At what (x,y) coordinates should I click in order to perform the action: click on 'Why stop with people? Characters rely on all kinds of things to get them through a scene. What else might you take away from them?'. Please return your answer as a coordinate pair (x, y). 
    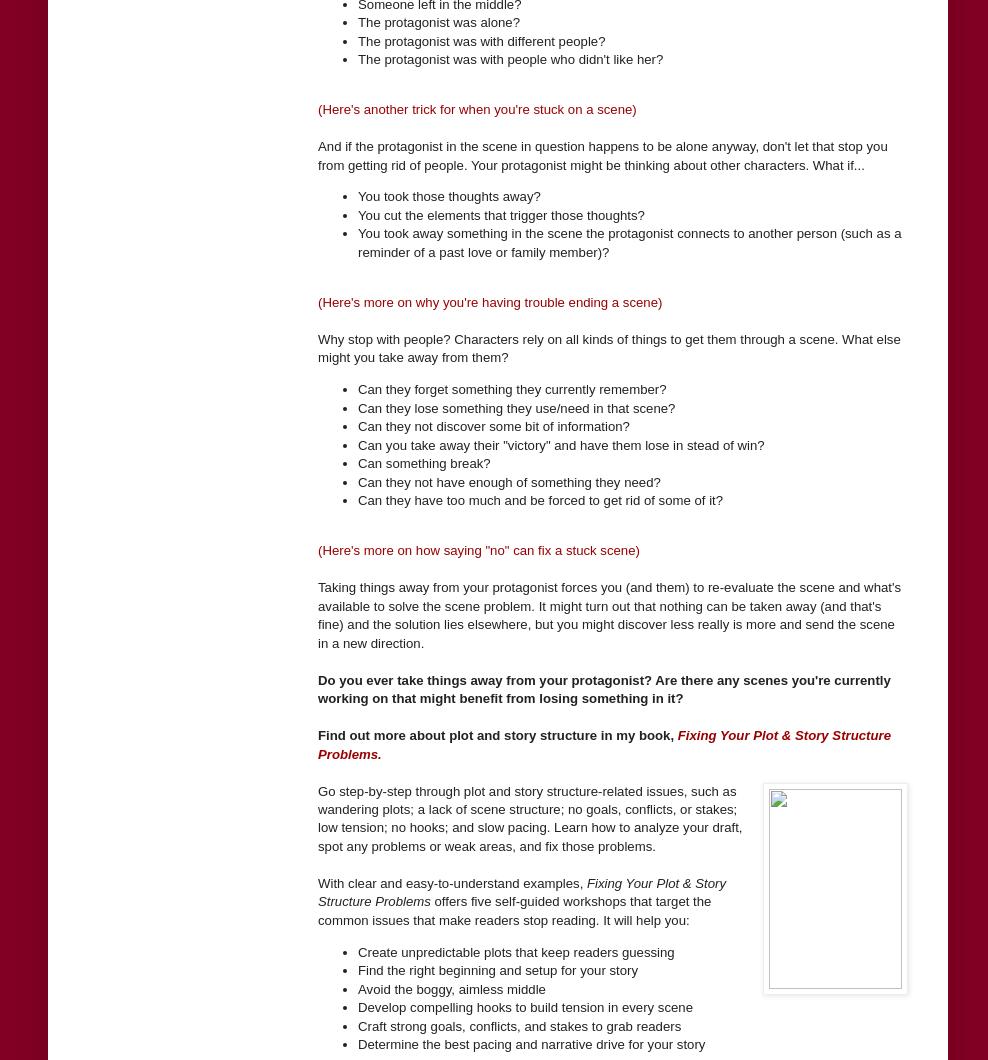
    Looking at the image, I should click on (609, 348).